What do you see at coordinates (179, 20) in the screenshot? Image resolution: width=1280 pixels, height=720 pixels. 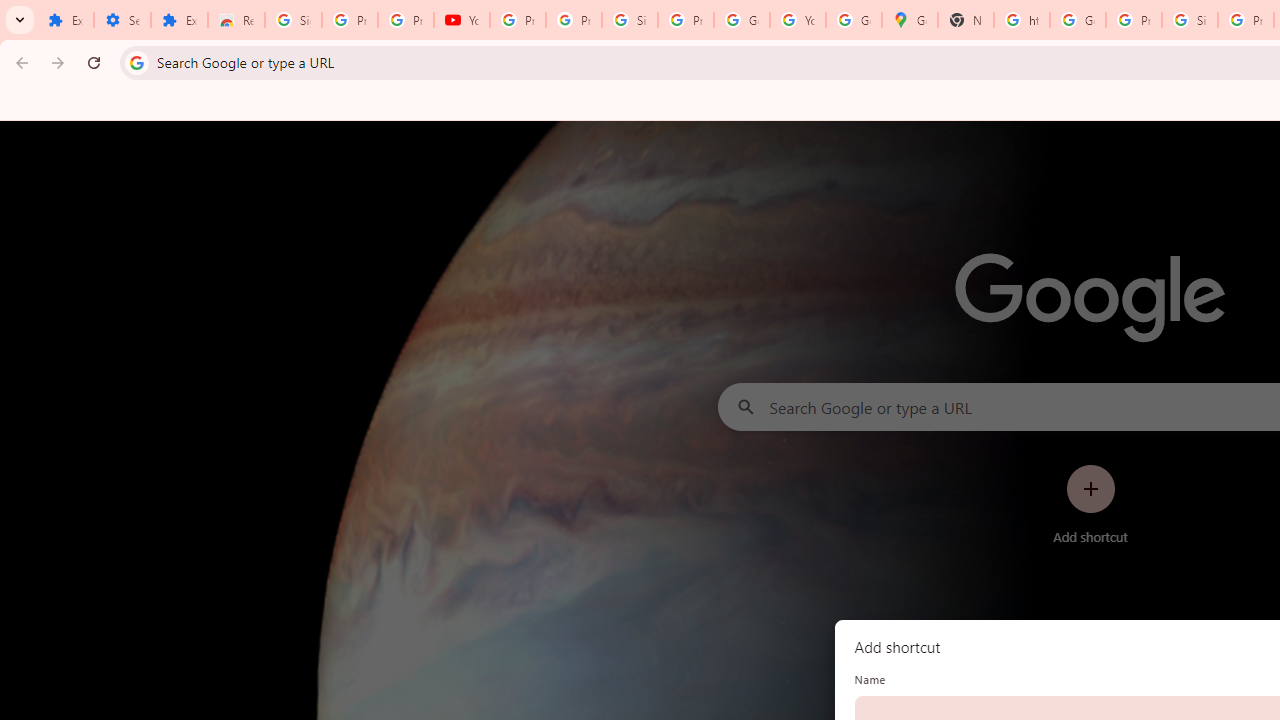 I see `'Extensions'` at bounding box center [179, 20].